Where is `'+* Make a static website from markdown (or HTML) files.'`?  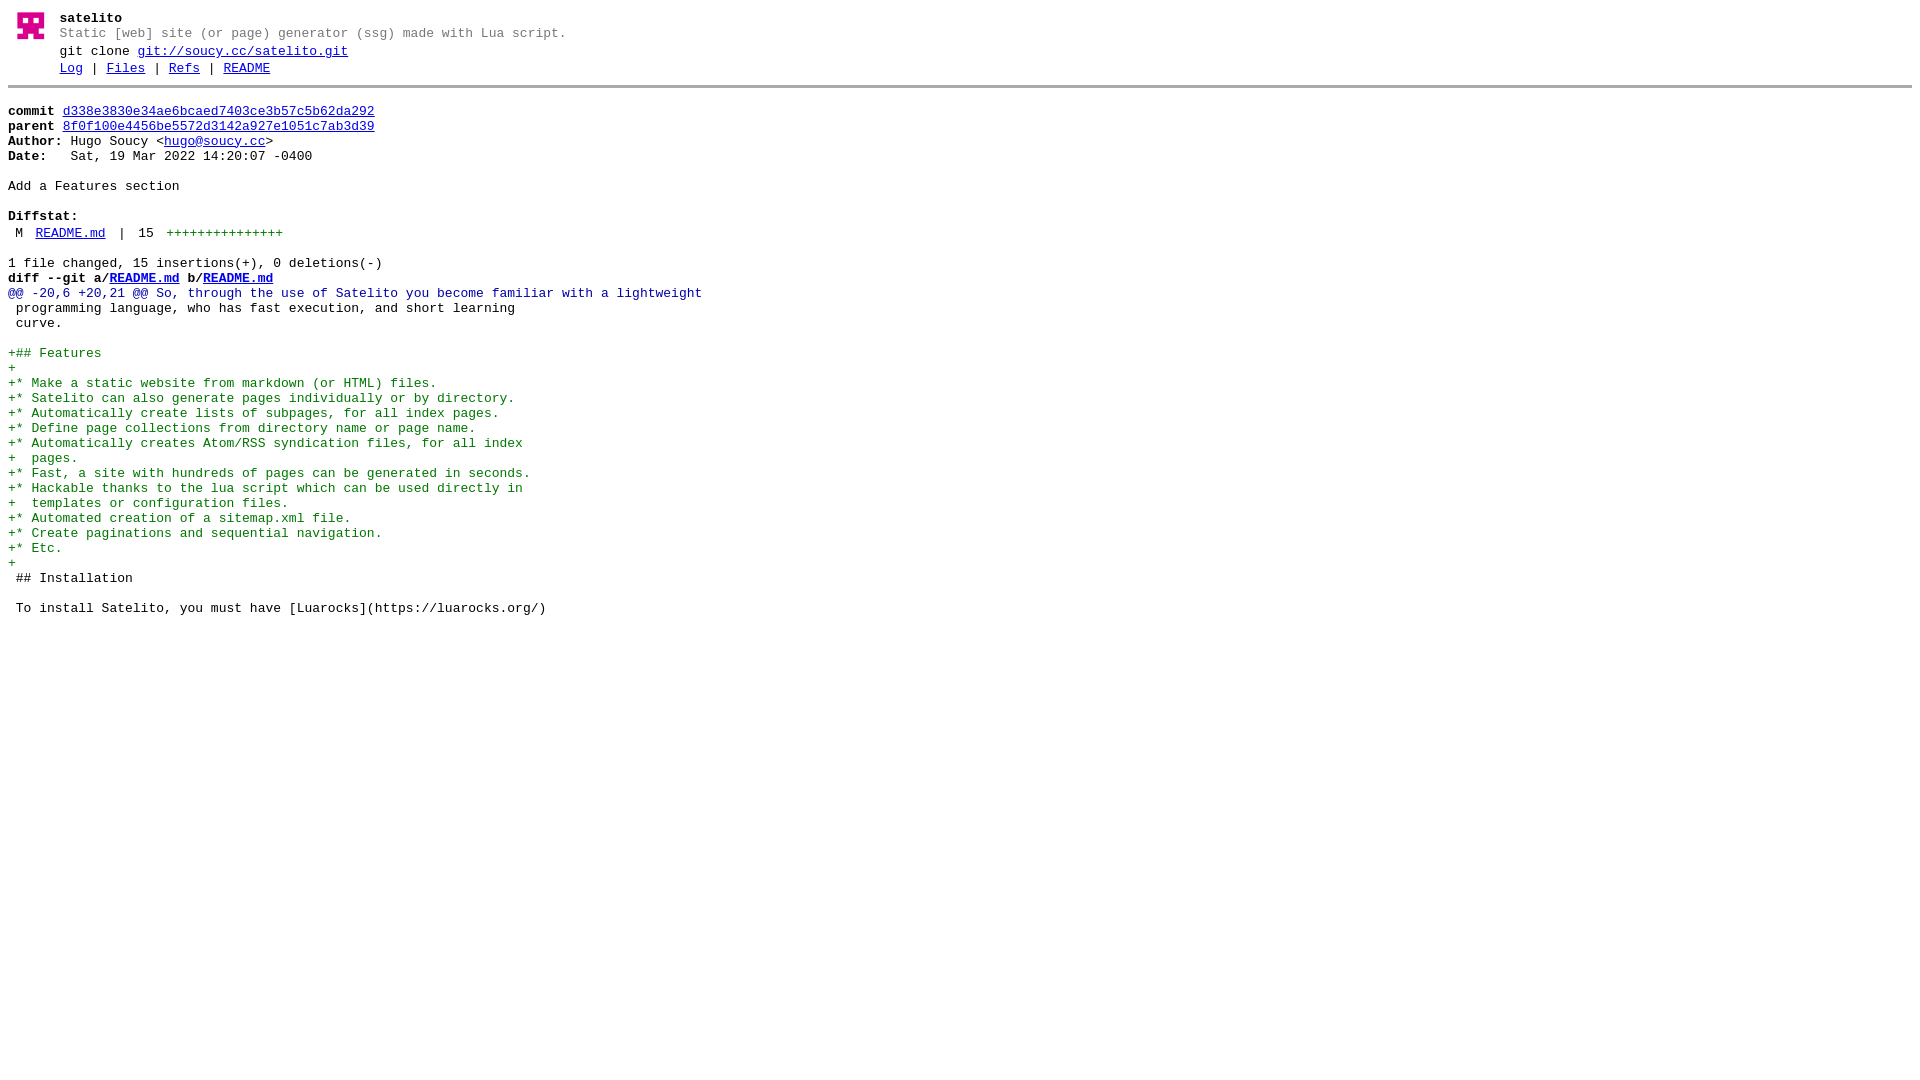 '+* Make a static website from markdown (or HTML) files.' is located at coordinates (222, 383).